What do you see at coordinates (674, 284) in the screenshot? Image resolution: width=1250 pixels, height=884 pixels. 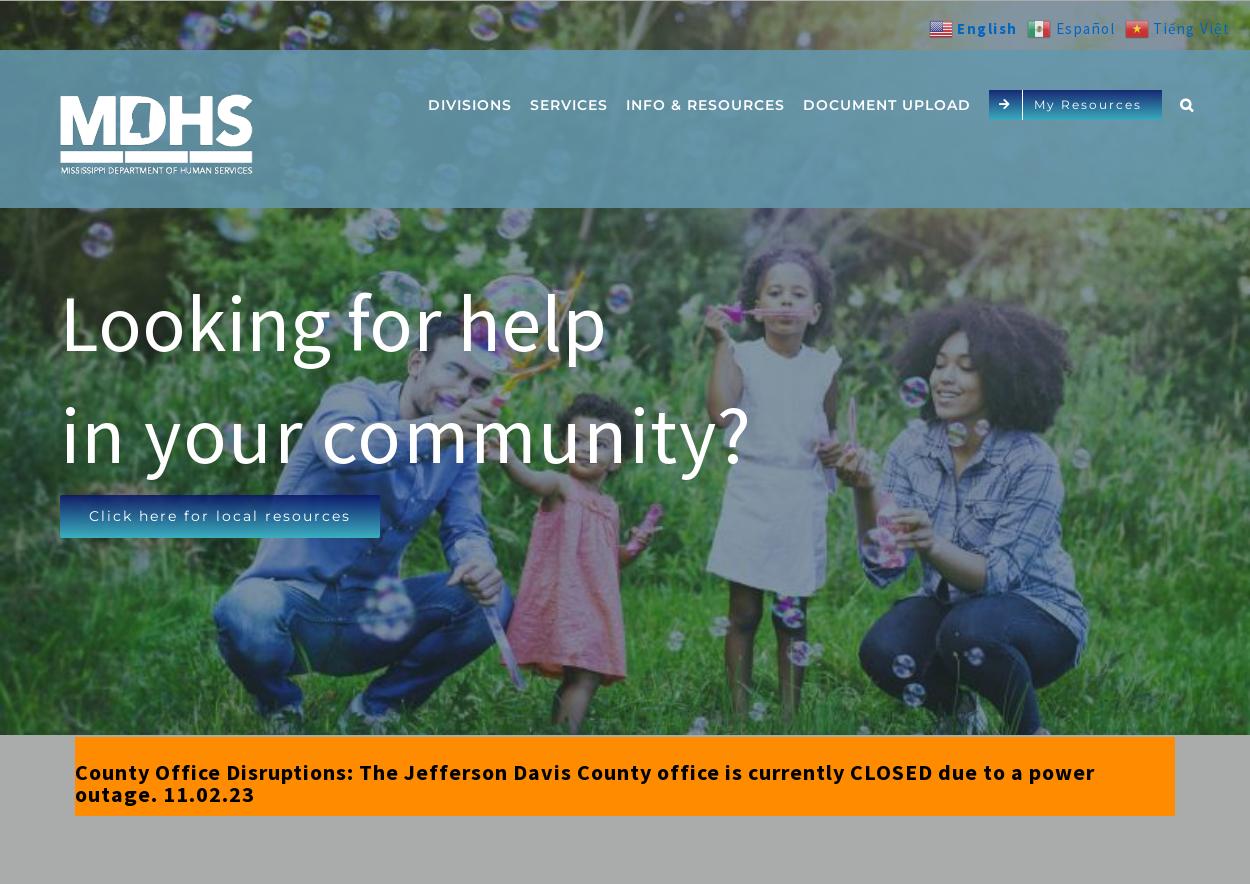 I see `'Contact'` at bounding box center [674, 284].